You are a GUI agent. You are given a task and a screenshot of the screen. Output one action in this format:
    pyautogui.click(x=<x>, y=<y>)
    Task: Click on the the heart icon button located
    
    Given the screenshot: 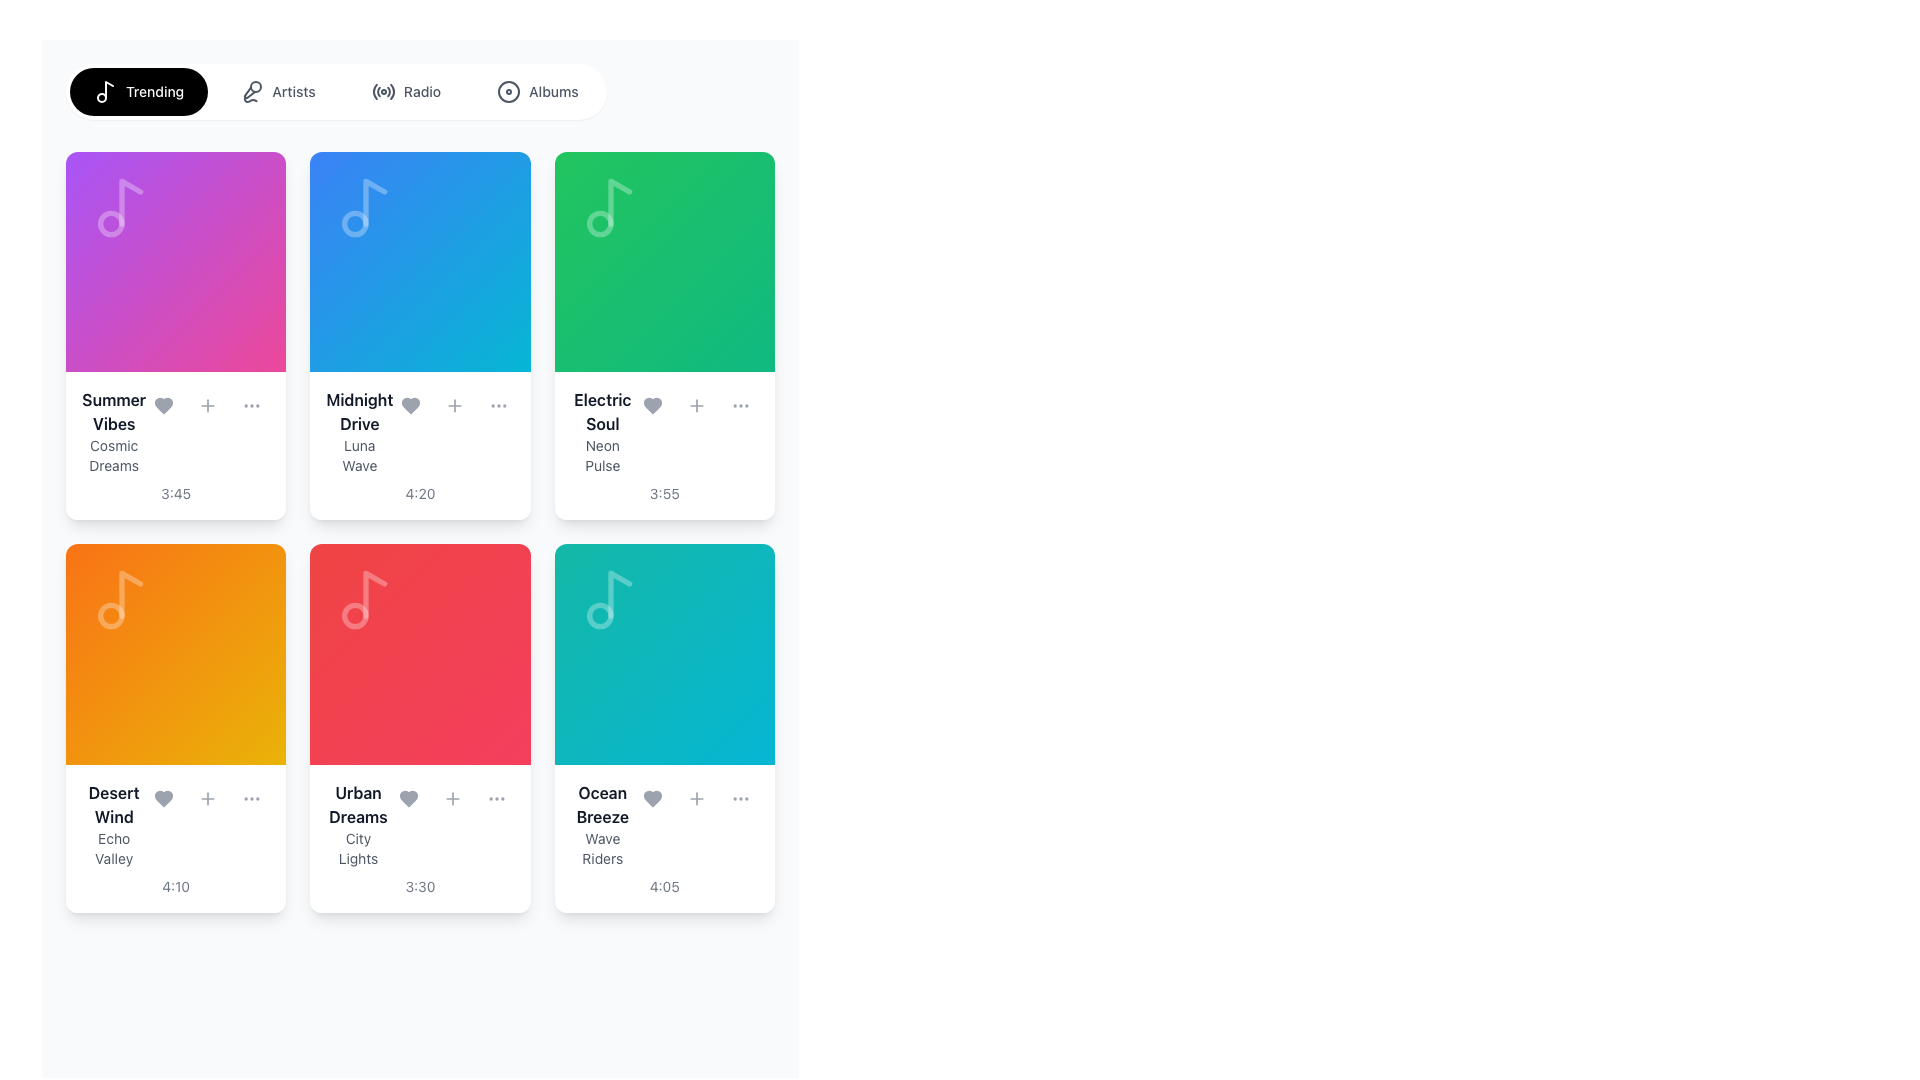 What is the action you would take?
    pyautogui.click(x=164, y=797)
    